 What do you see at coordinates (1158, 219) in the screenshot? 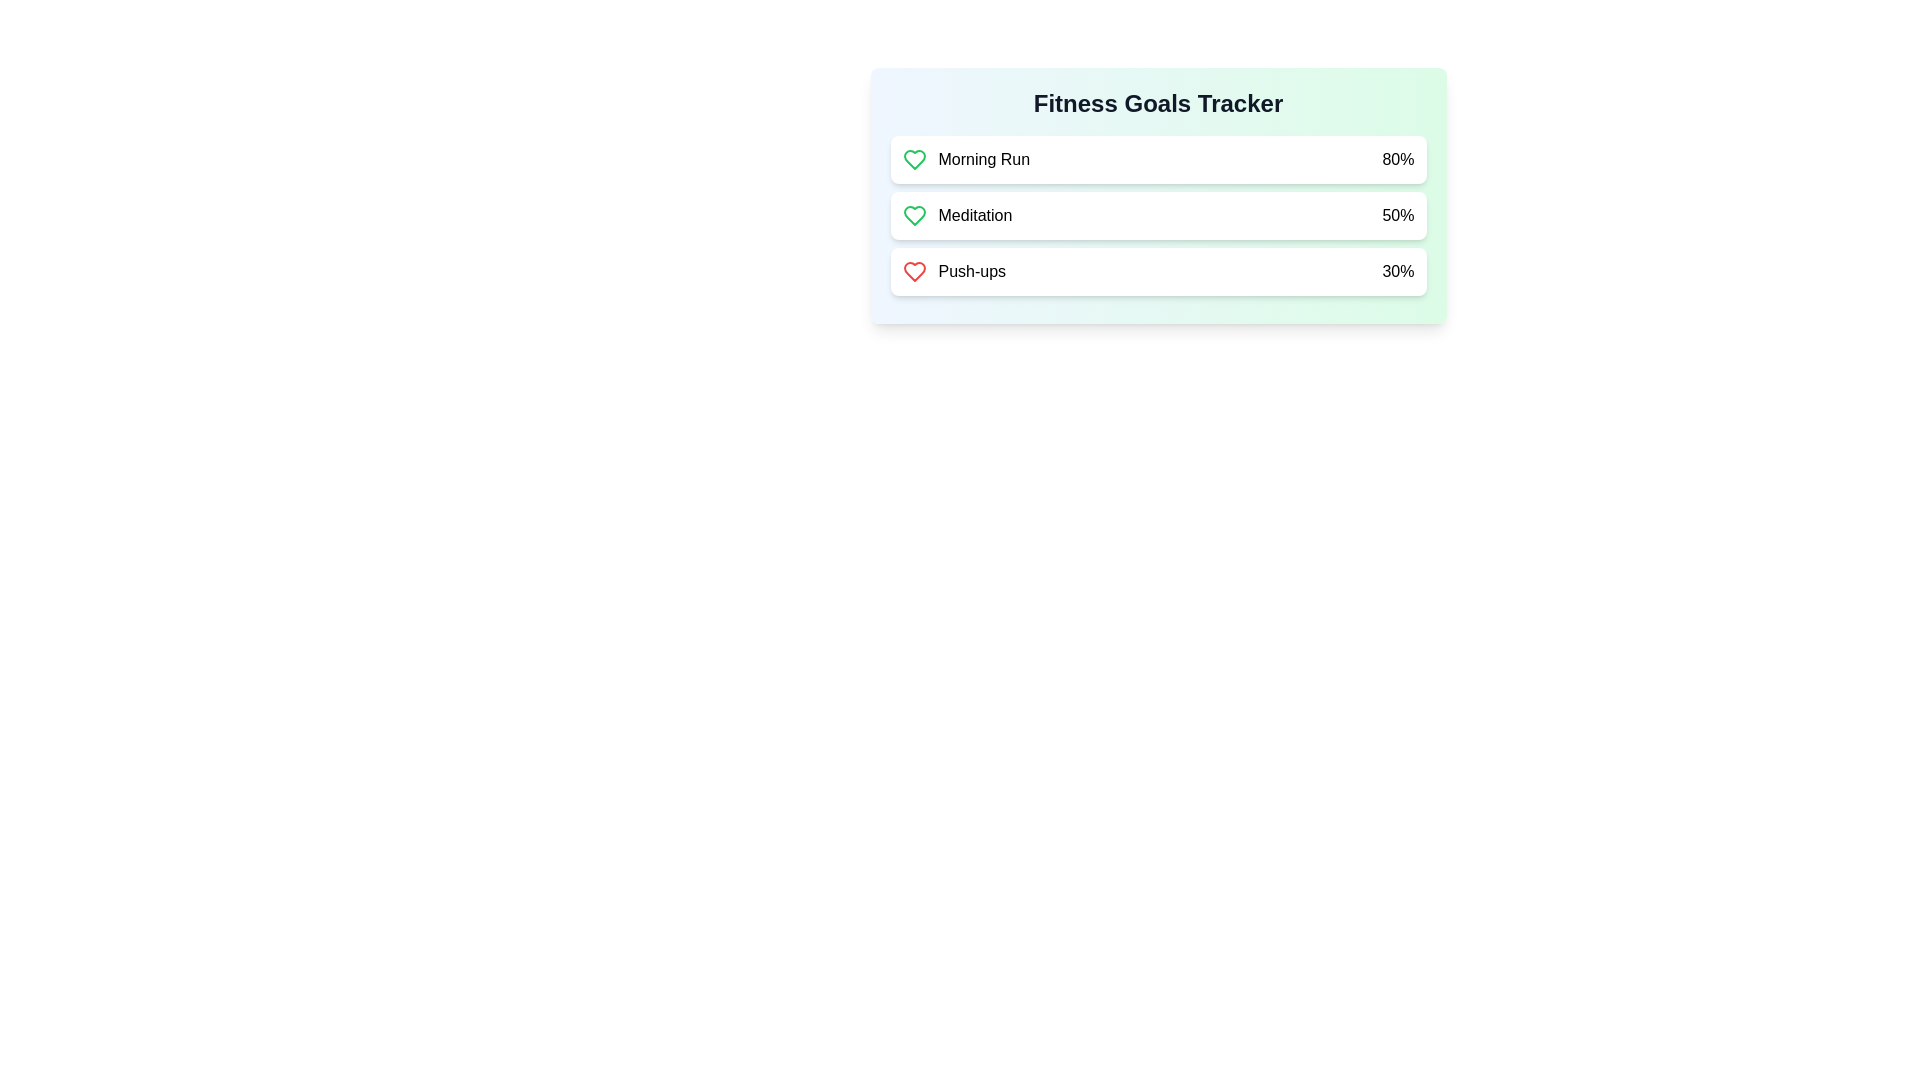
I see `the Information List displaying progress metrics for activities like Morning Run, Meditation, and Push-ups` at bounding box center [1158, 219].